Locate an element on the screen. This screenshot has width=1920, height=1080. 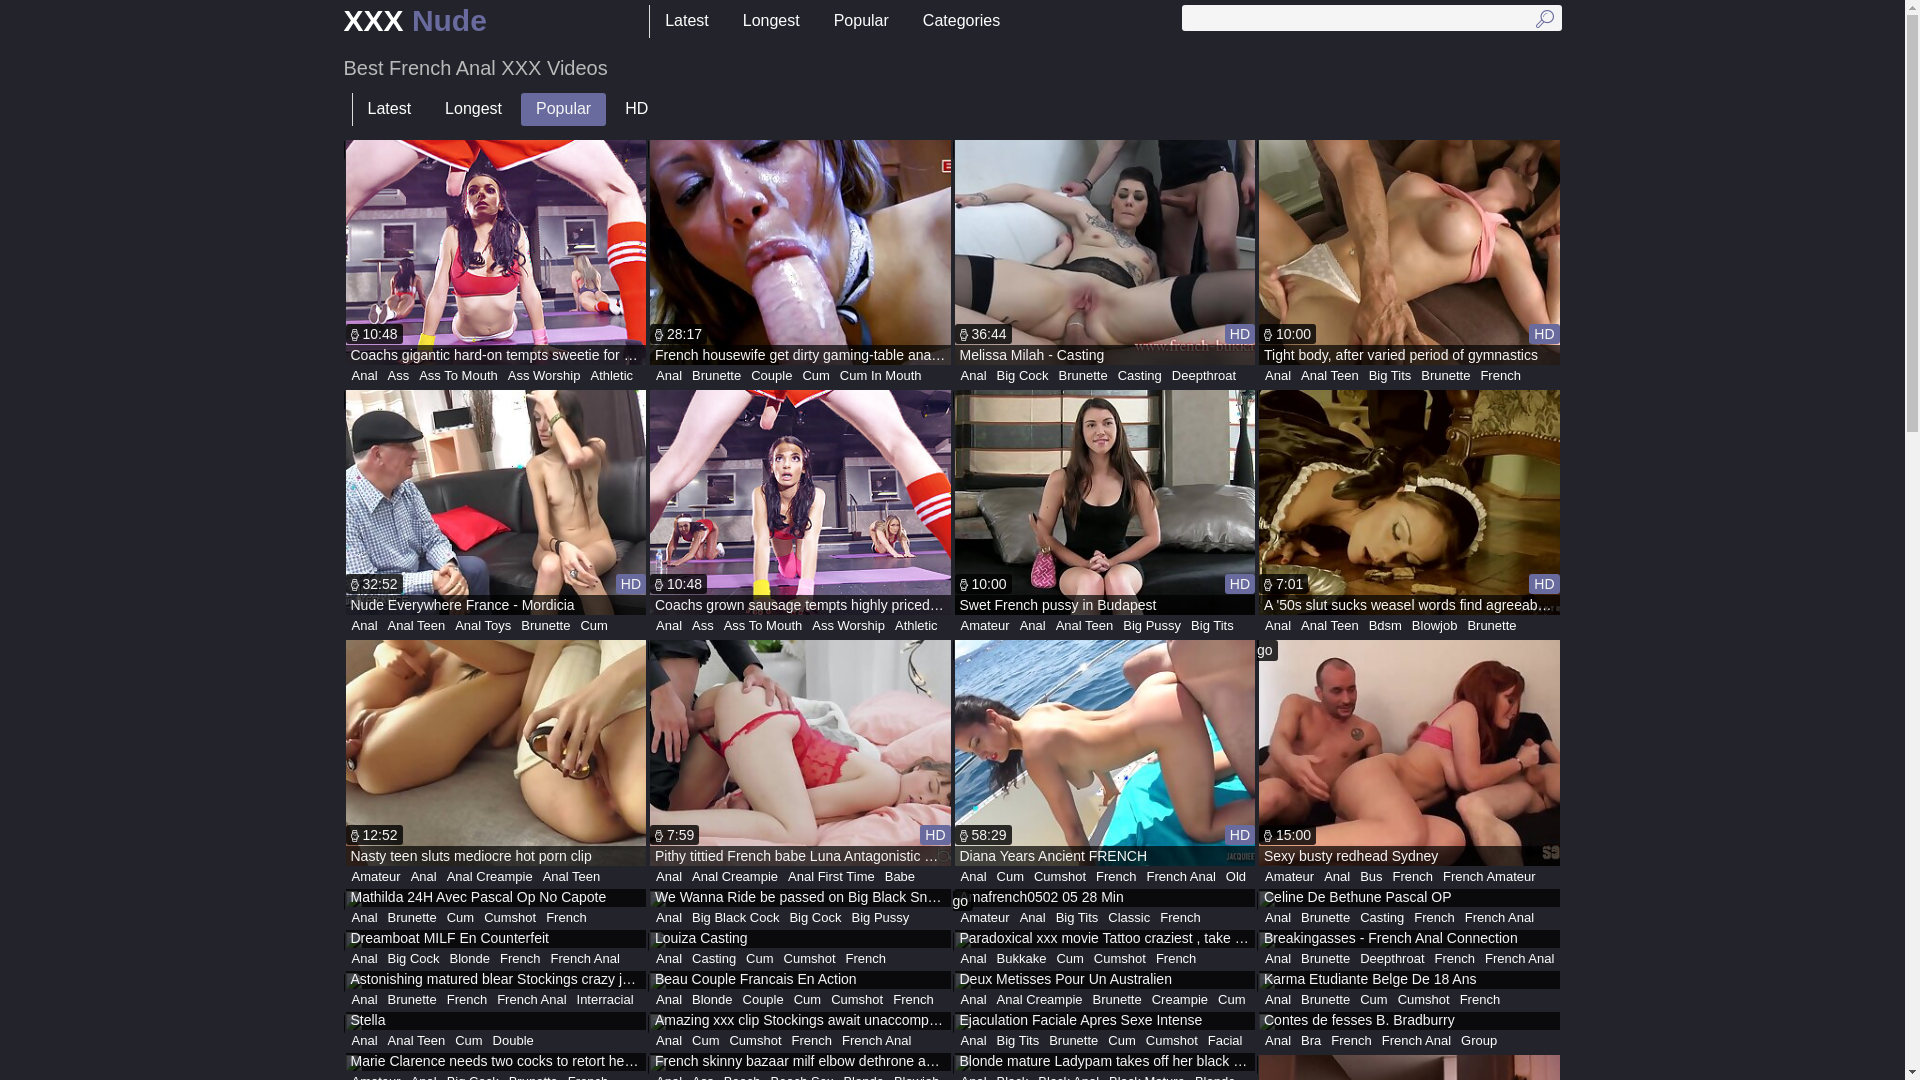
'Sexy busty redhead Sydney is located at coordinates (1408, 752).